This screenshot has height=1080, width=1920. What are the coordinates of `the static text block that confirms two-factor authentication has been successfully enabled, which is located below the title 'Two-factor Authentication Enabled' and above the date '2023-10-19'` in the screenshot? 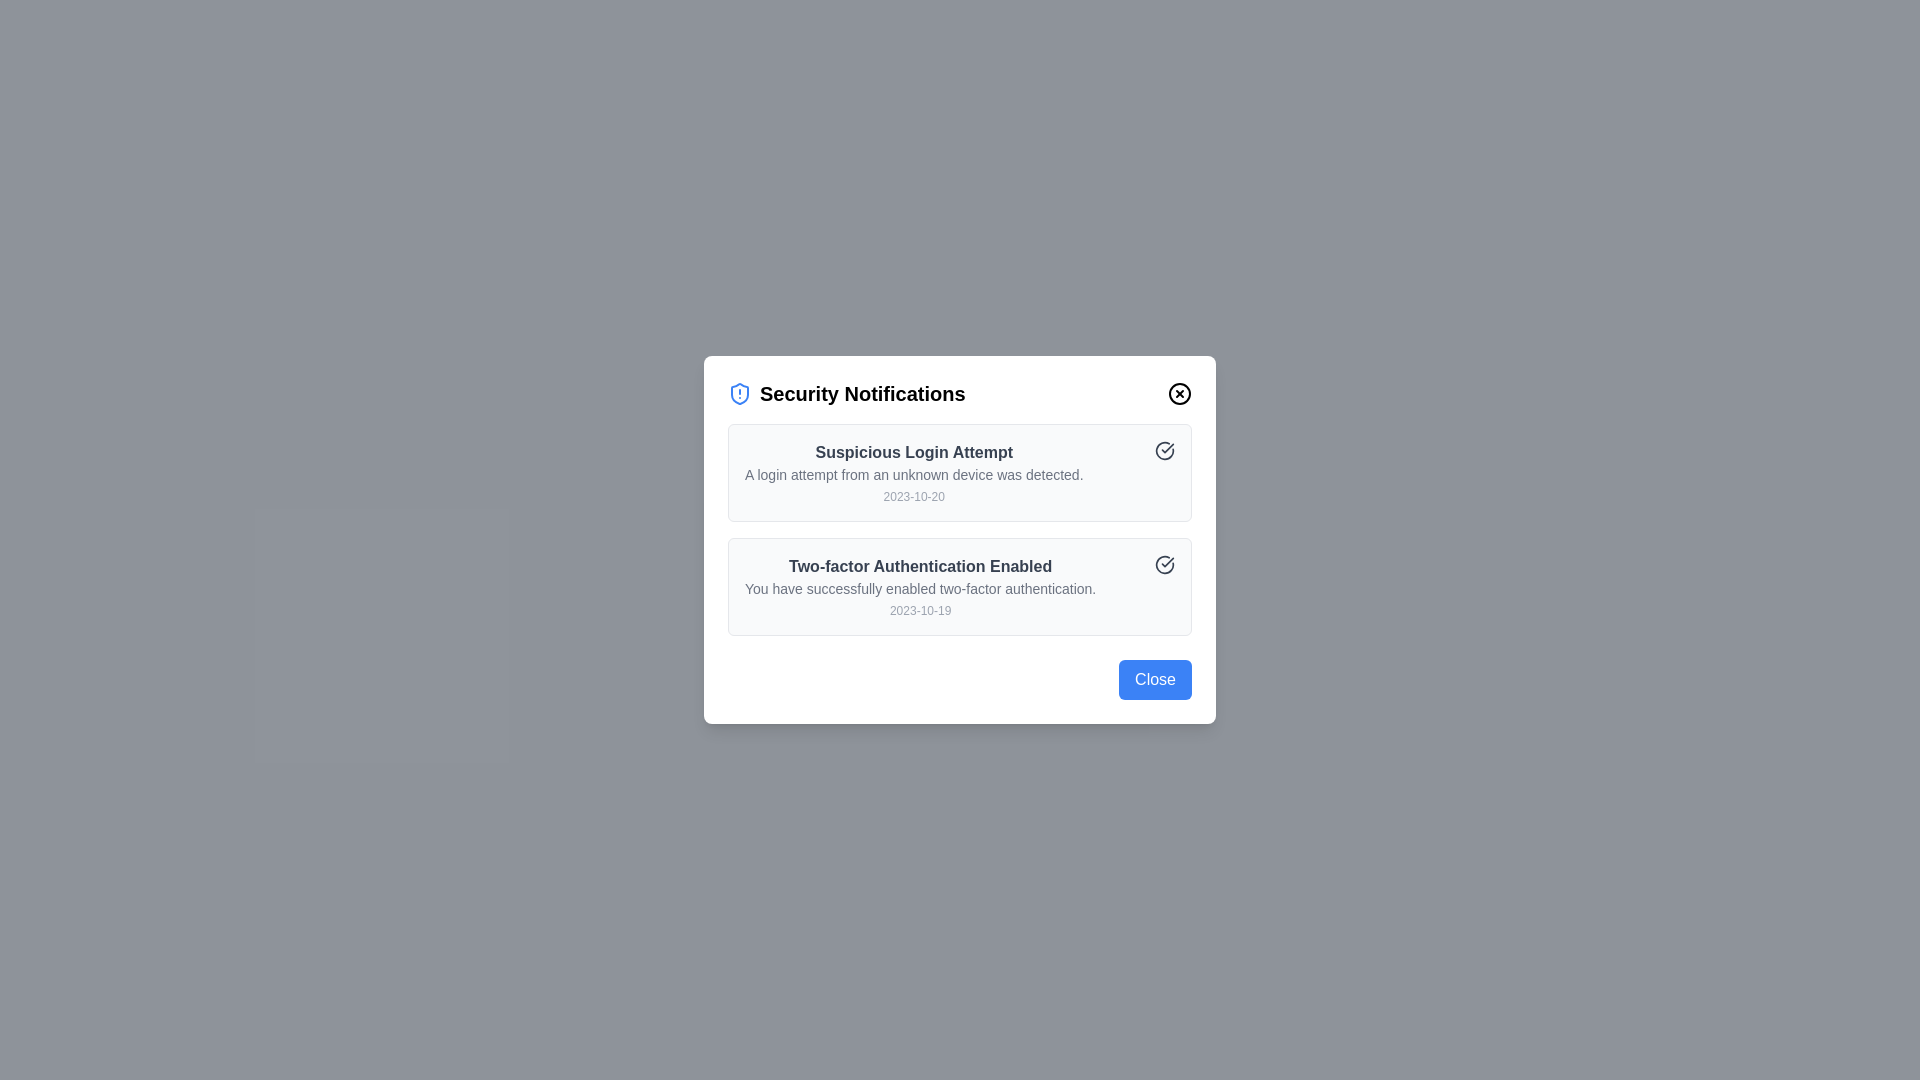 It's located at (919, 588).